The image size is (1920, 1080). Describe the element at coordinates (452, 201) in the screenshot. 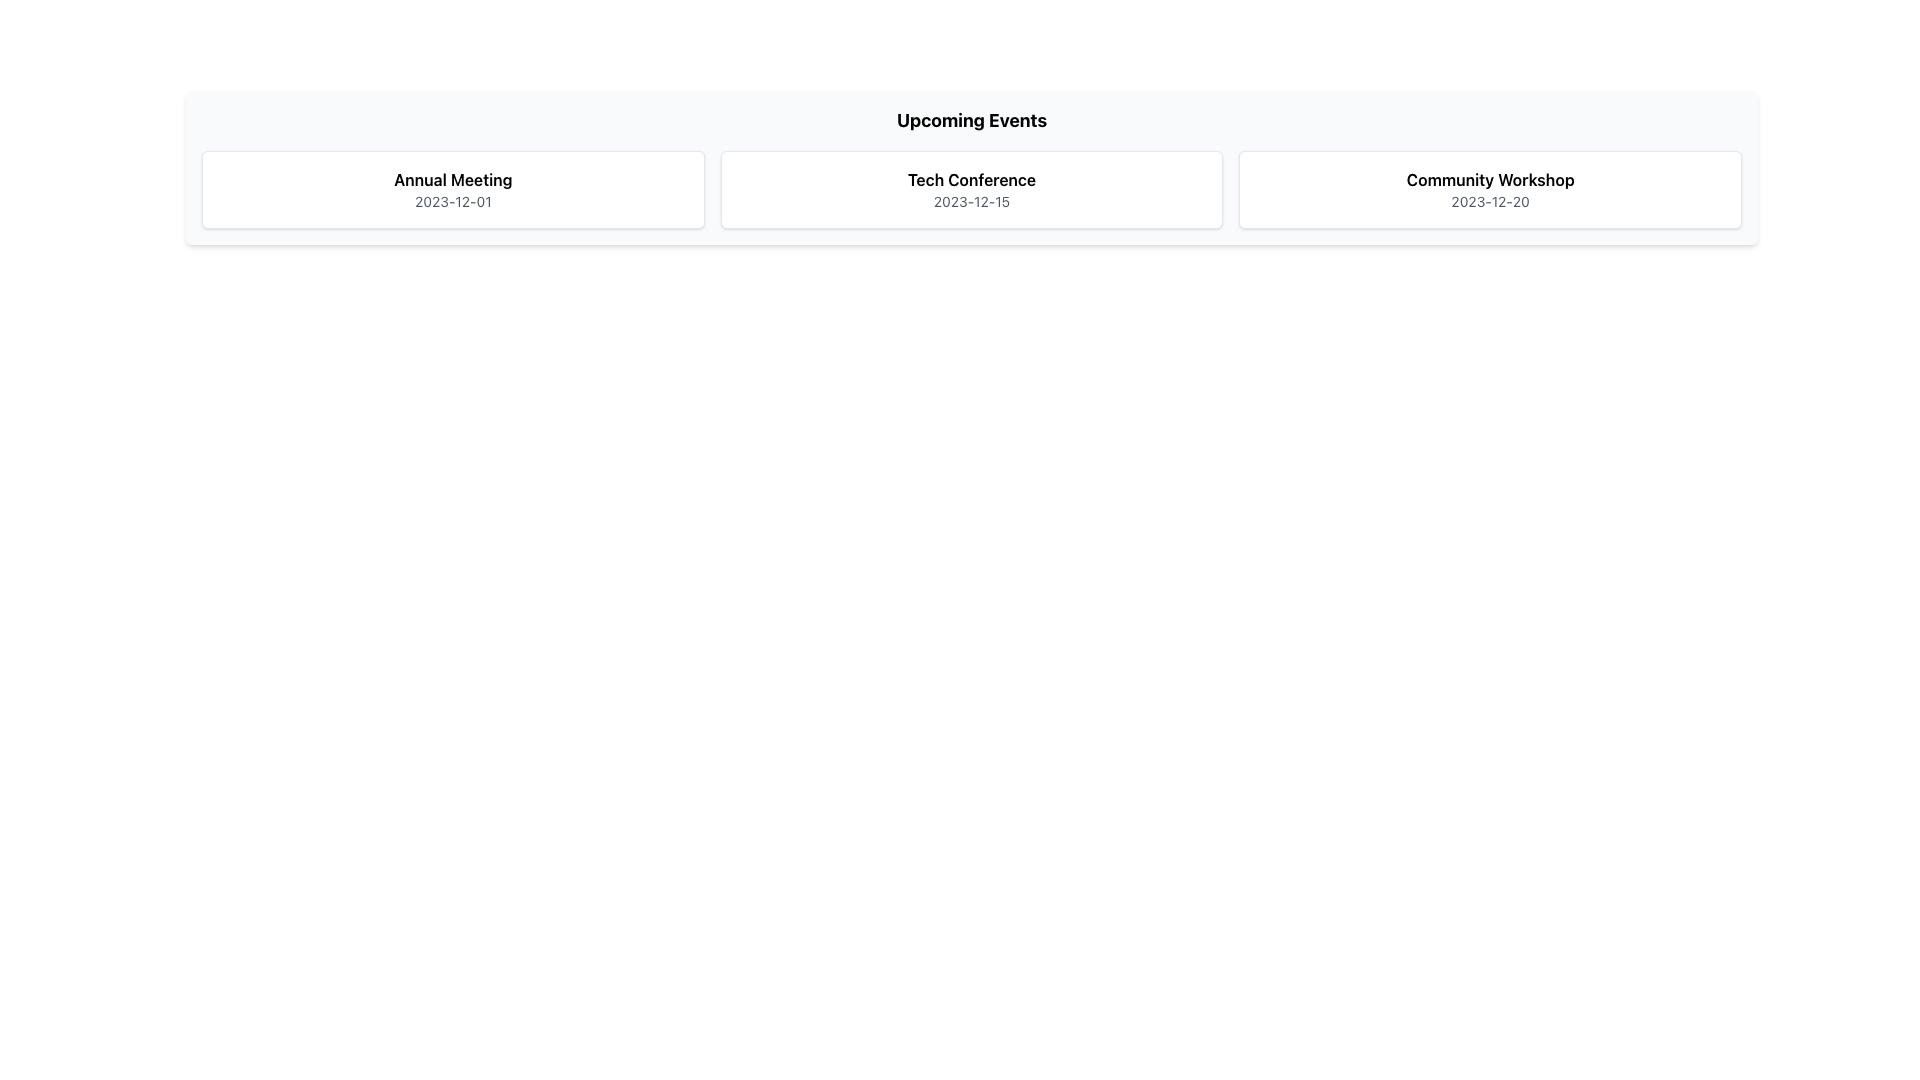

I see `date text label displayed under the 'Annual Meeting' event for its information` at that location.